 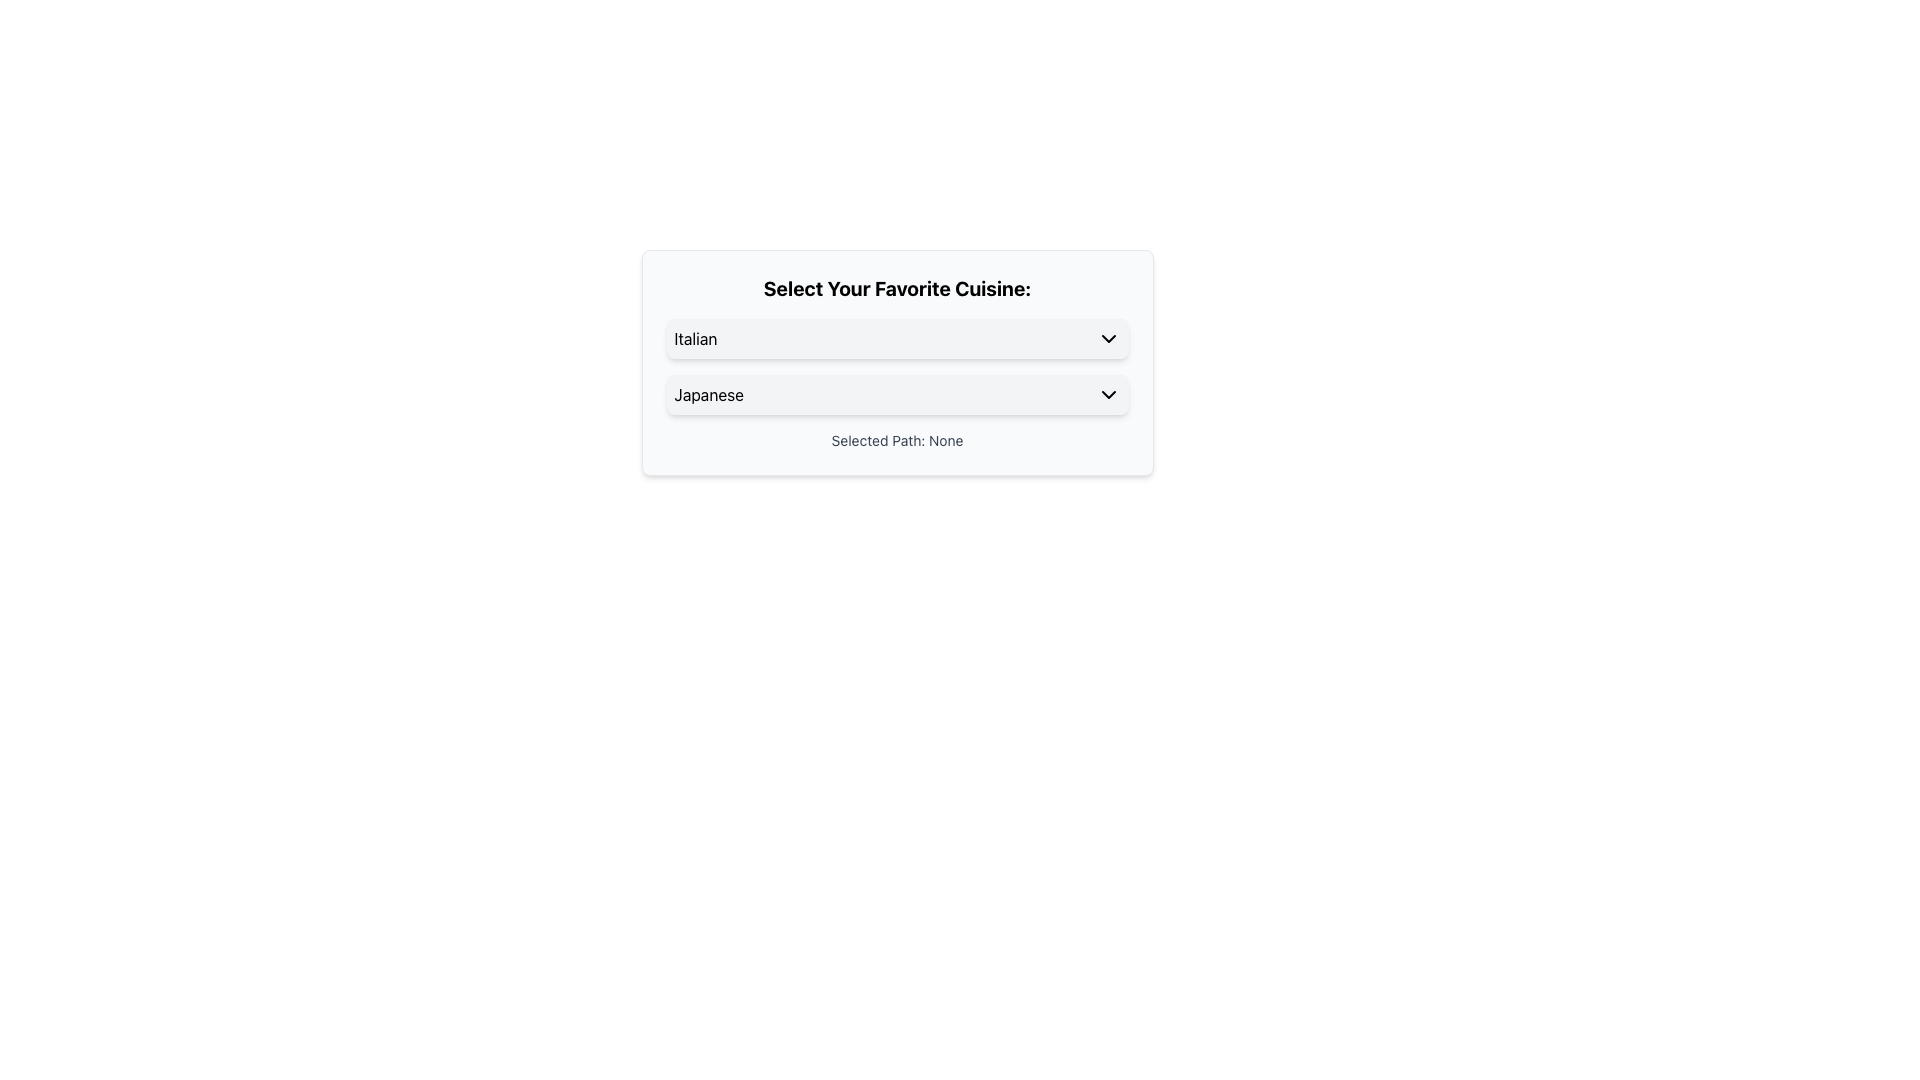 I want to click on the downward-pointing chevron icon located to the far right of the 'Japanese' text, so click(x=1107, y=394).